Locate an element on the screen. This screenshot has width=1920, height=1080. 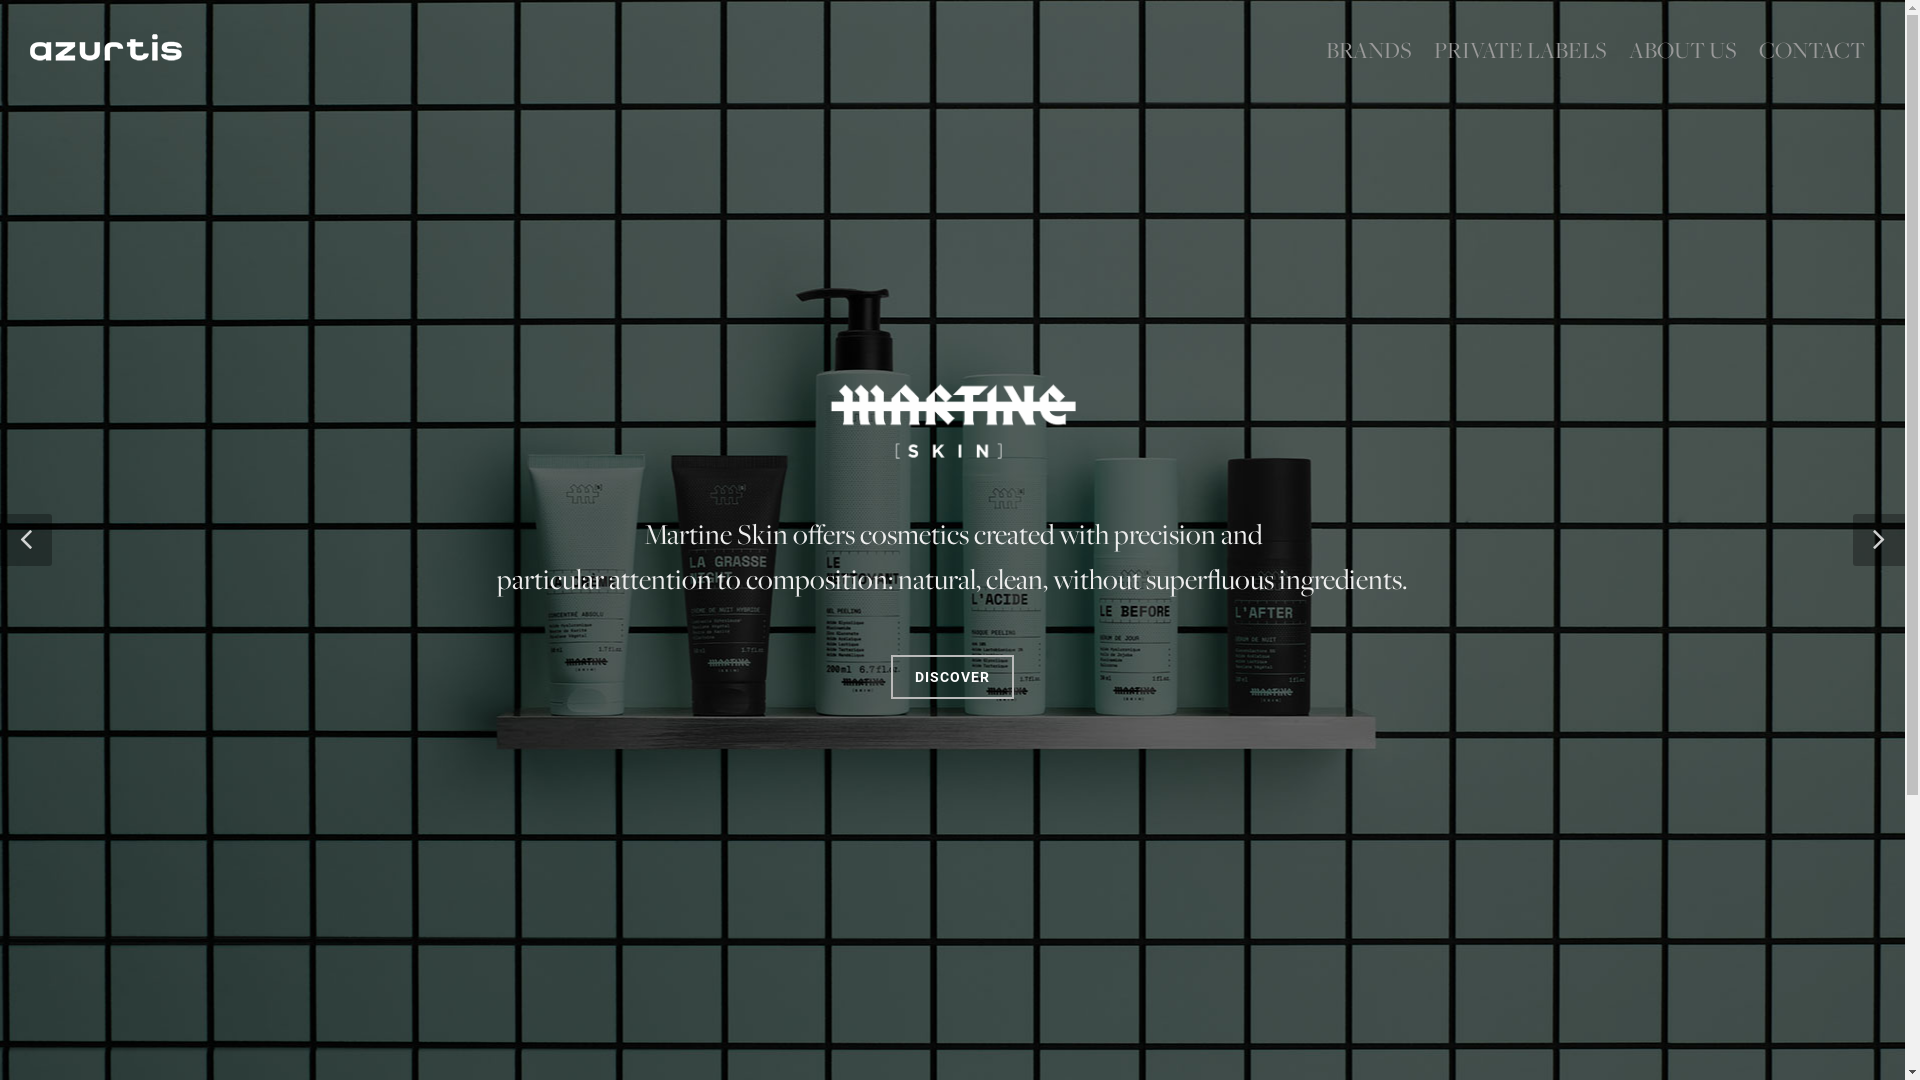
'ABOUT US' is located at coordinates (1682, 49).